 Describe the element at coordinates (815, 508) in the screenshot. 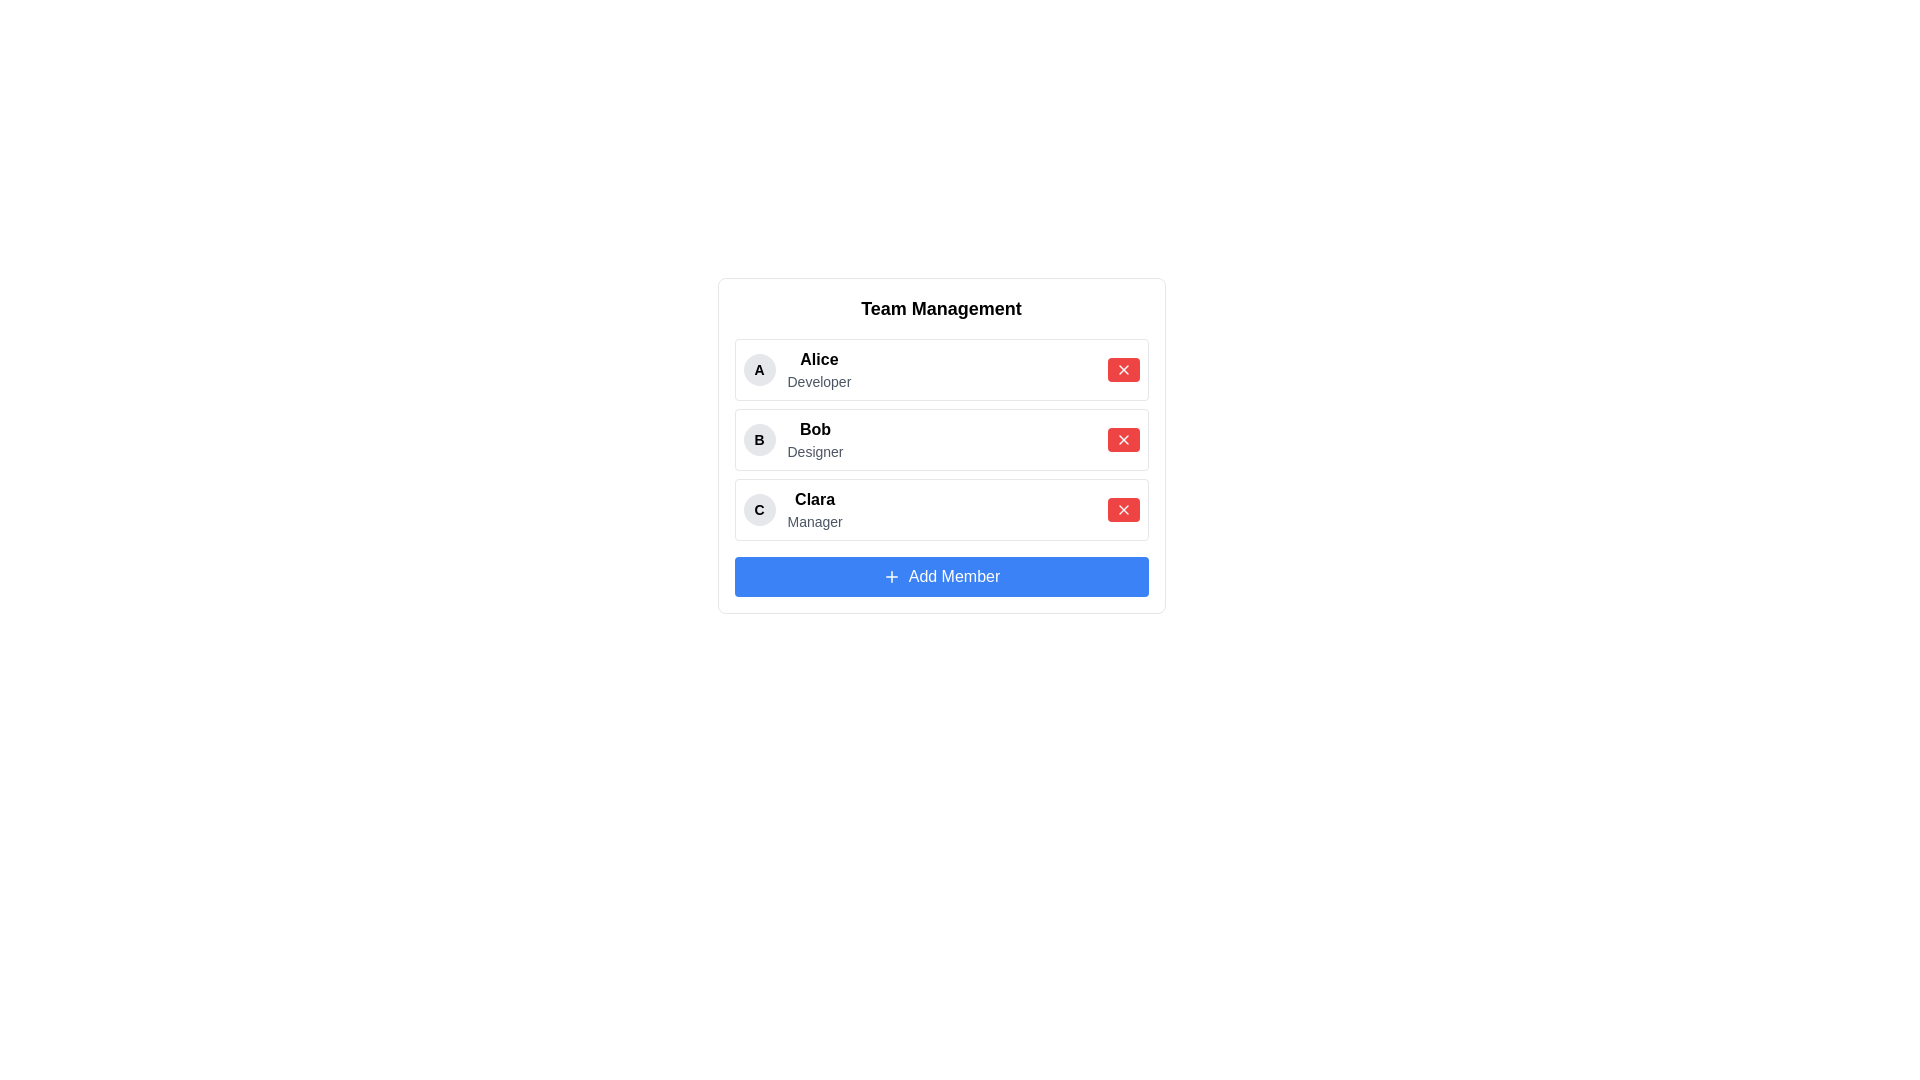

I see `the text label displaying 'Clara', who is the Manager, located in the third row of the 'Team Management' section, positioned between a circular icon with 'C' and a red button with 'X'` at that location.